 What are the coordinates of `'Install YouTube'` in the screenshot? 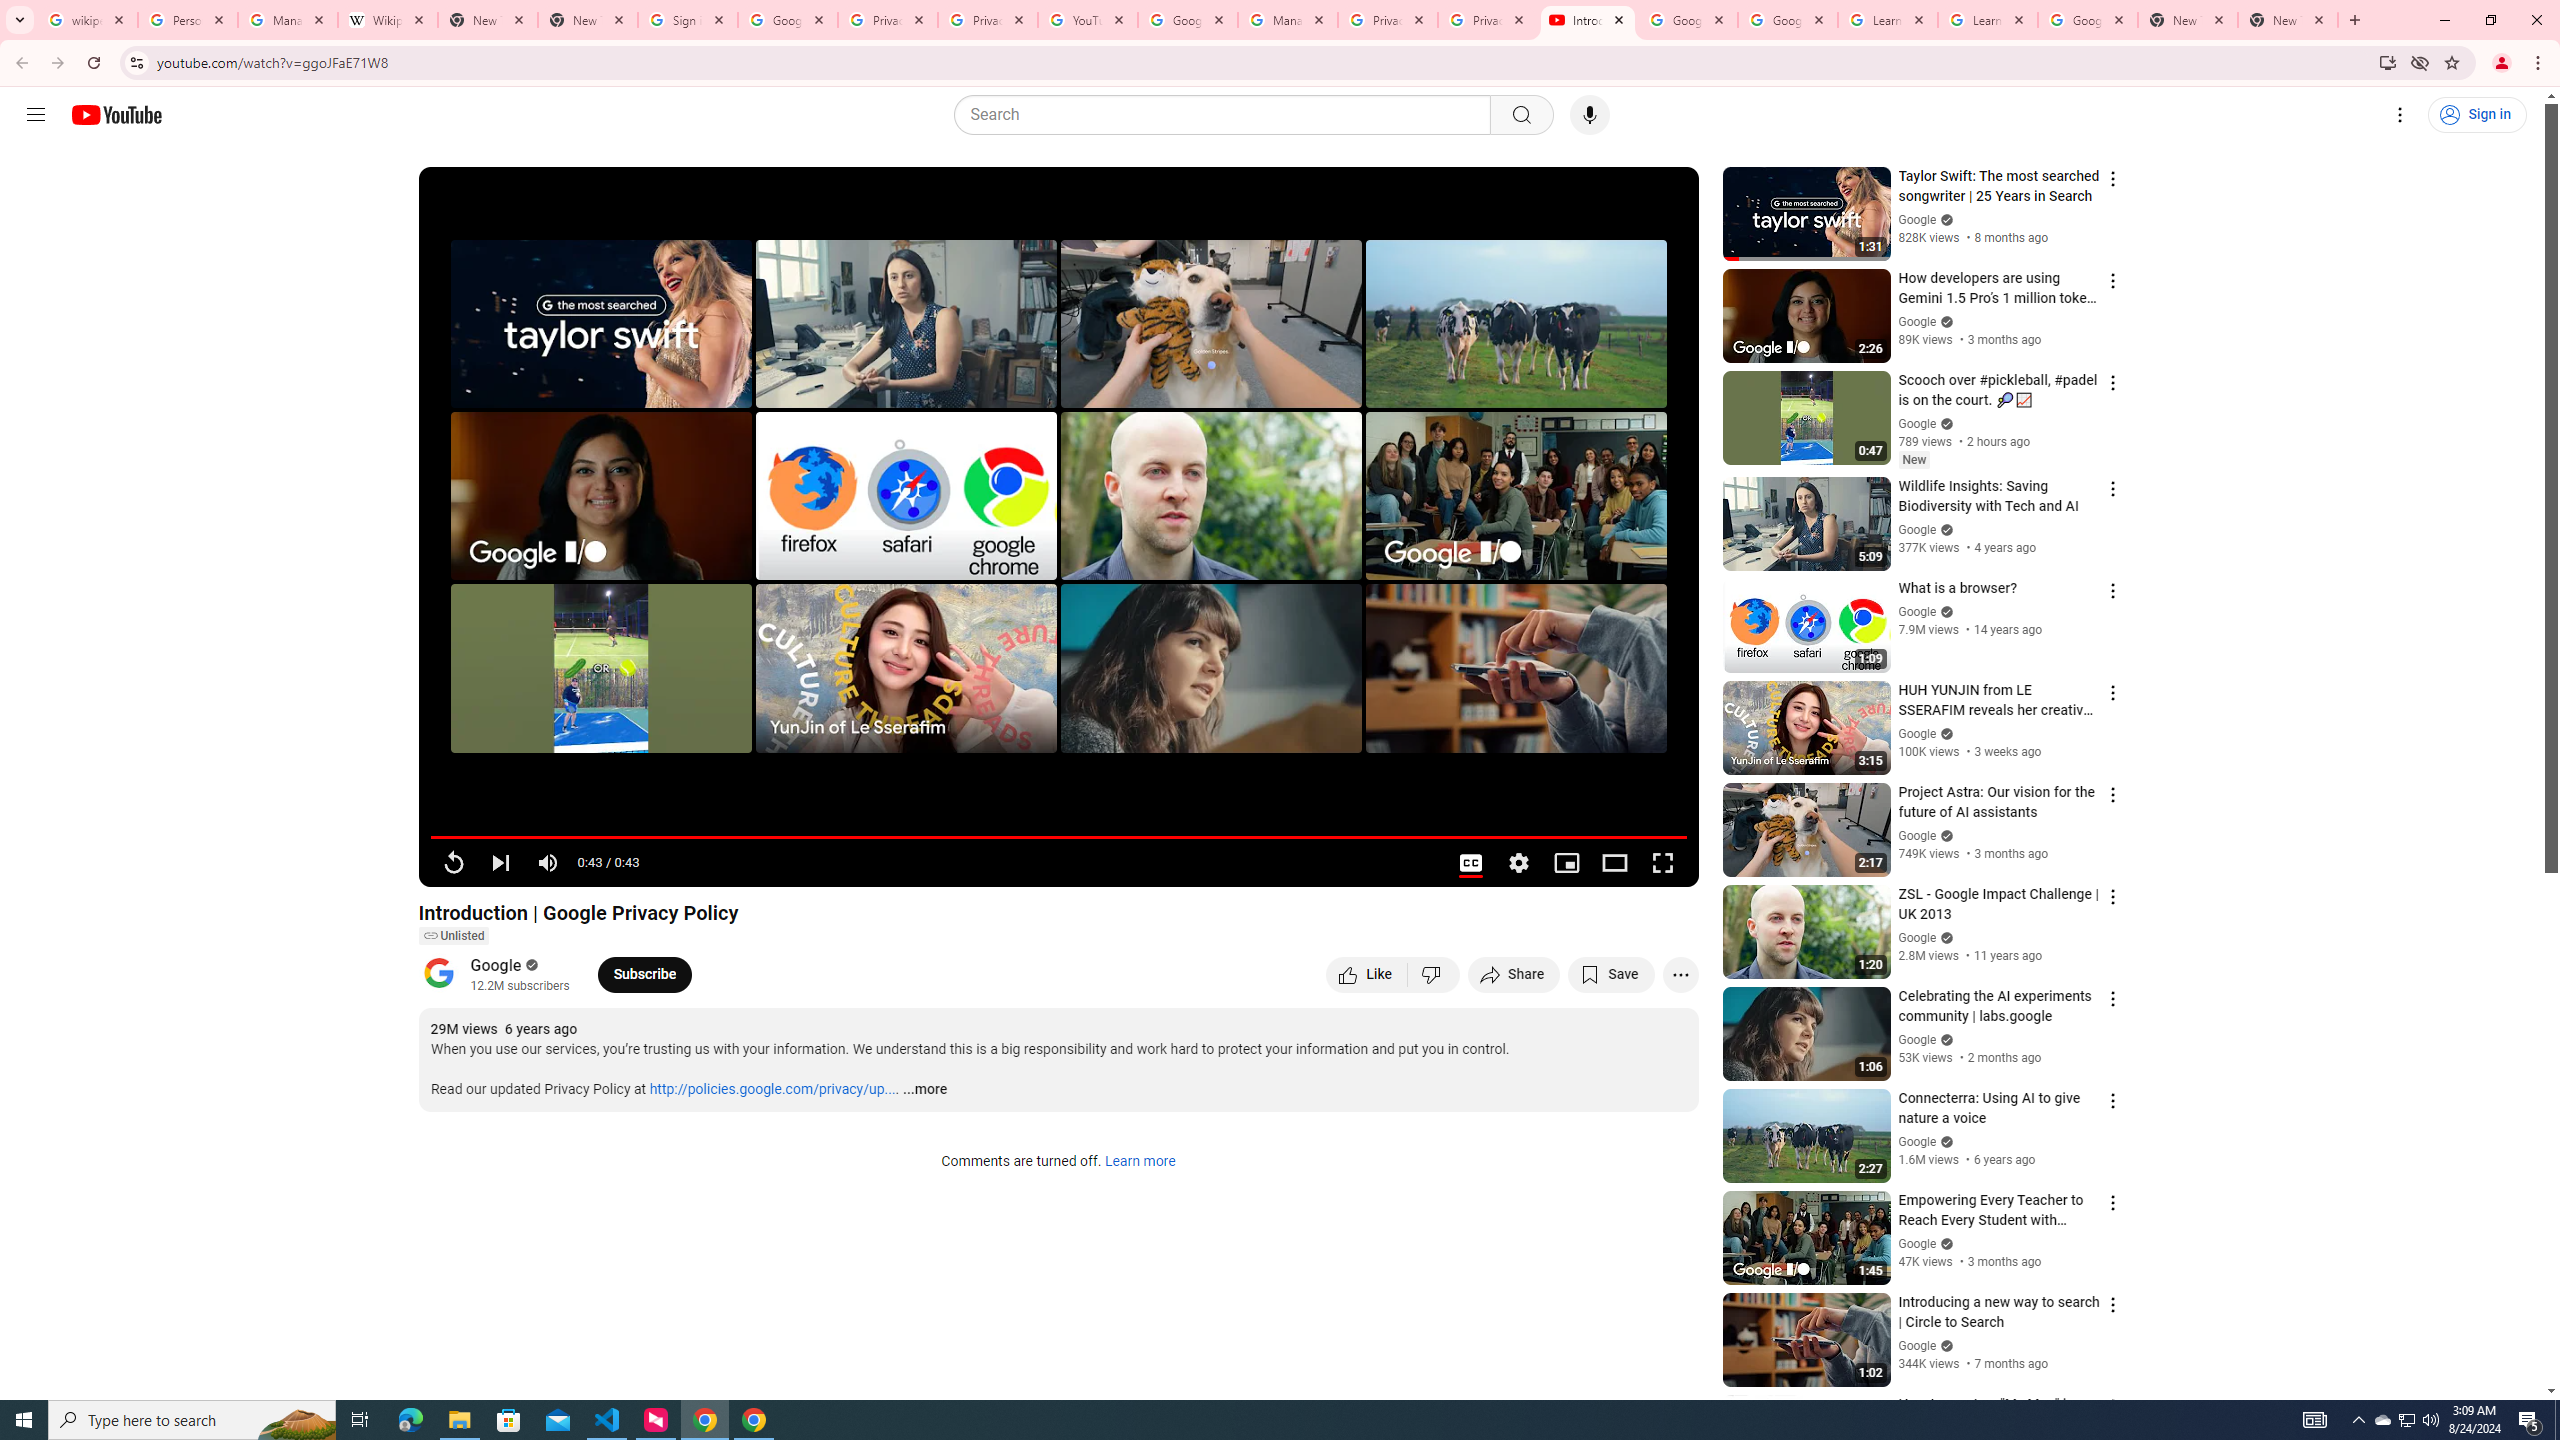 It's located at (2388, 61).